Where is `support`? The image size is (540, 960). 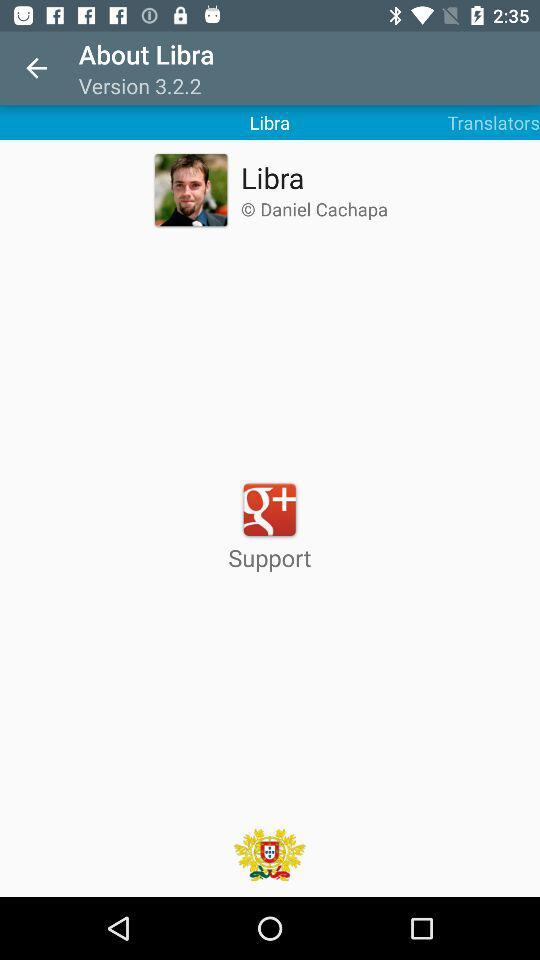
support is located at coordinates (270, 525).